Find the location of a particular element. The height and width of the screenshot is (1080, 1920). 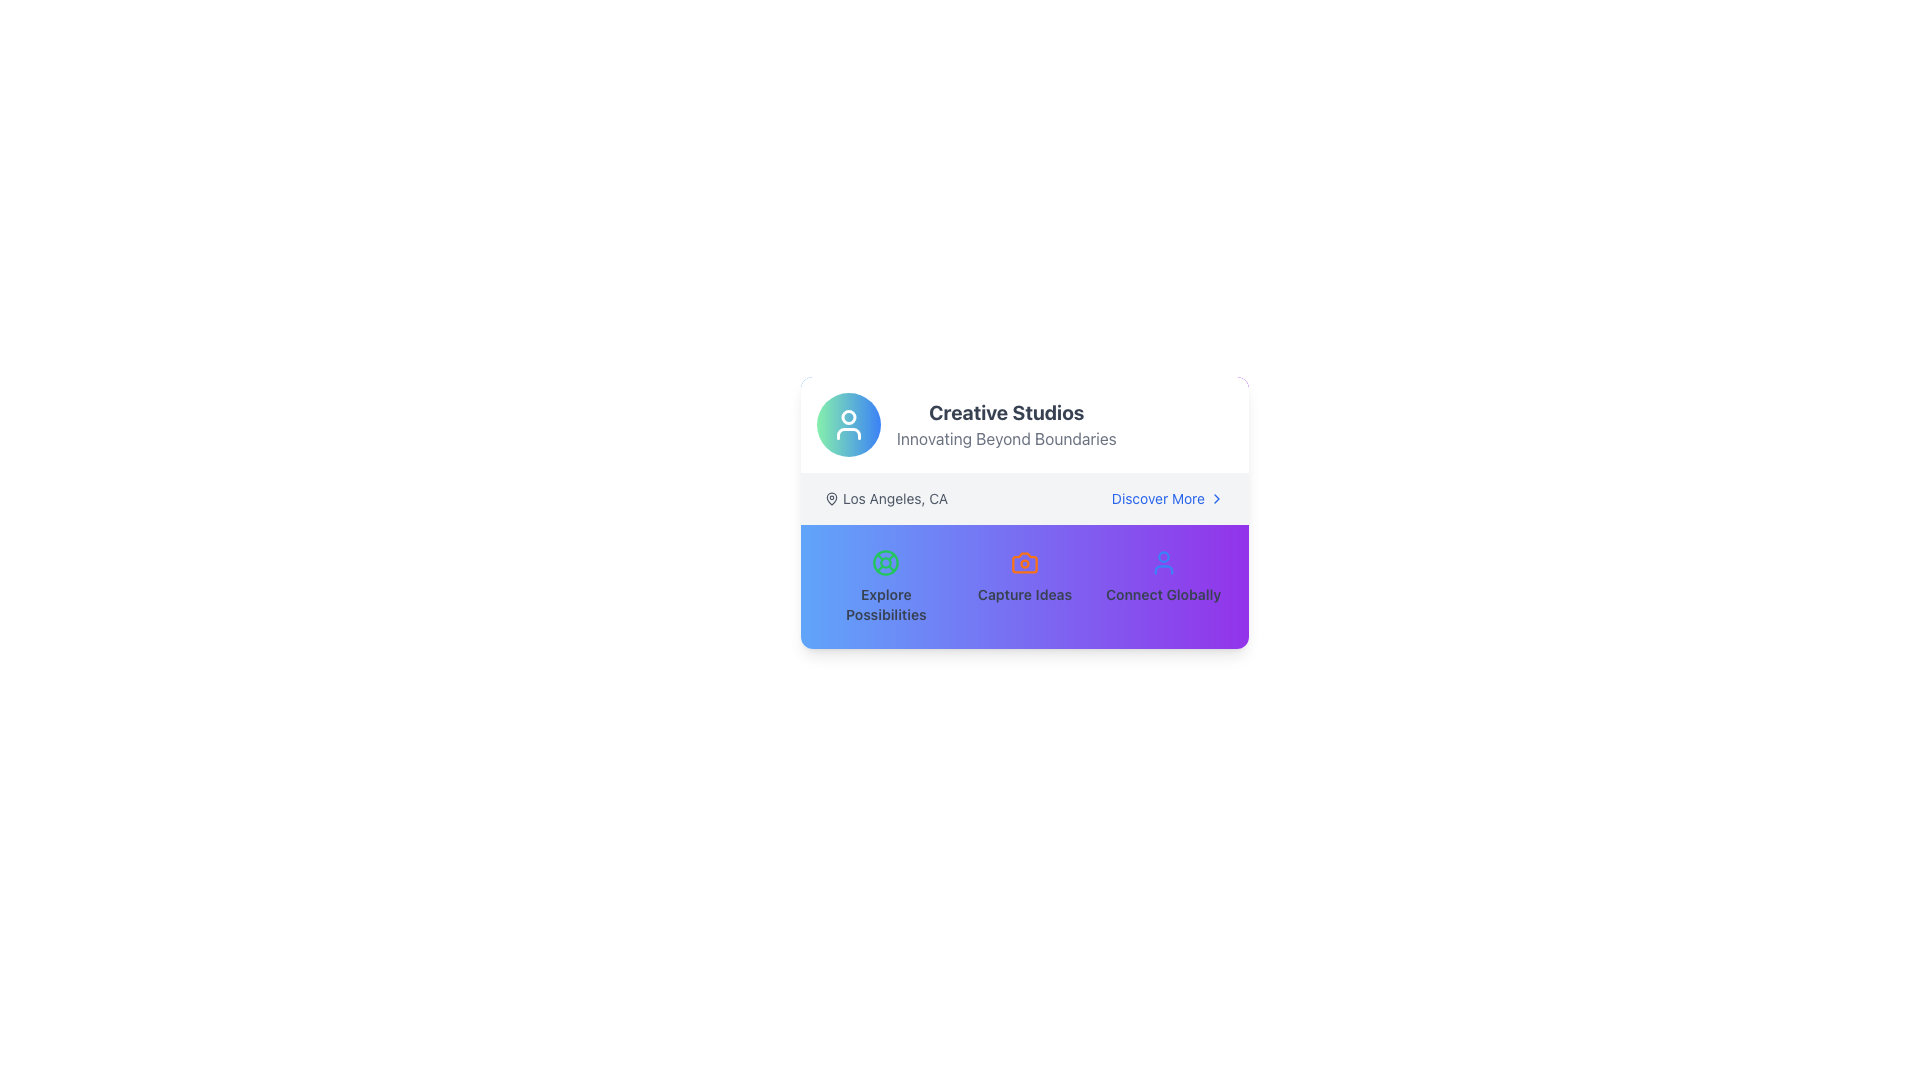

the navigation icon located to the right of the 'Discover More' text, which provides additional information or leads to another page is located at coordinates (1216, 497).